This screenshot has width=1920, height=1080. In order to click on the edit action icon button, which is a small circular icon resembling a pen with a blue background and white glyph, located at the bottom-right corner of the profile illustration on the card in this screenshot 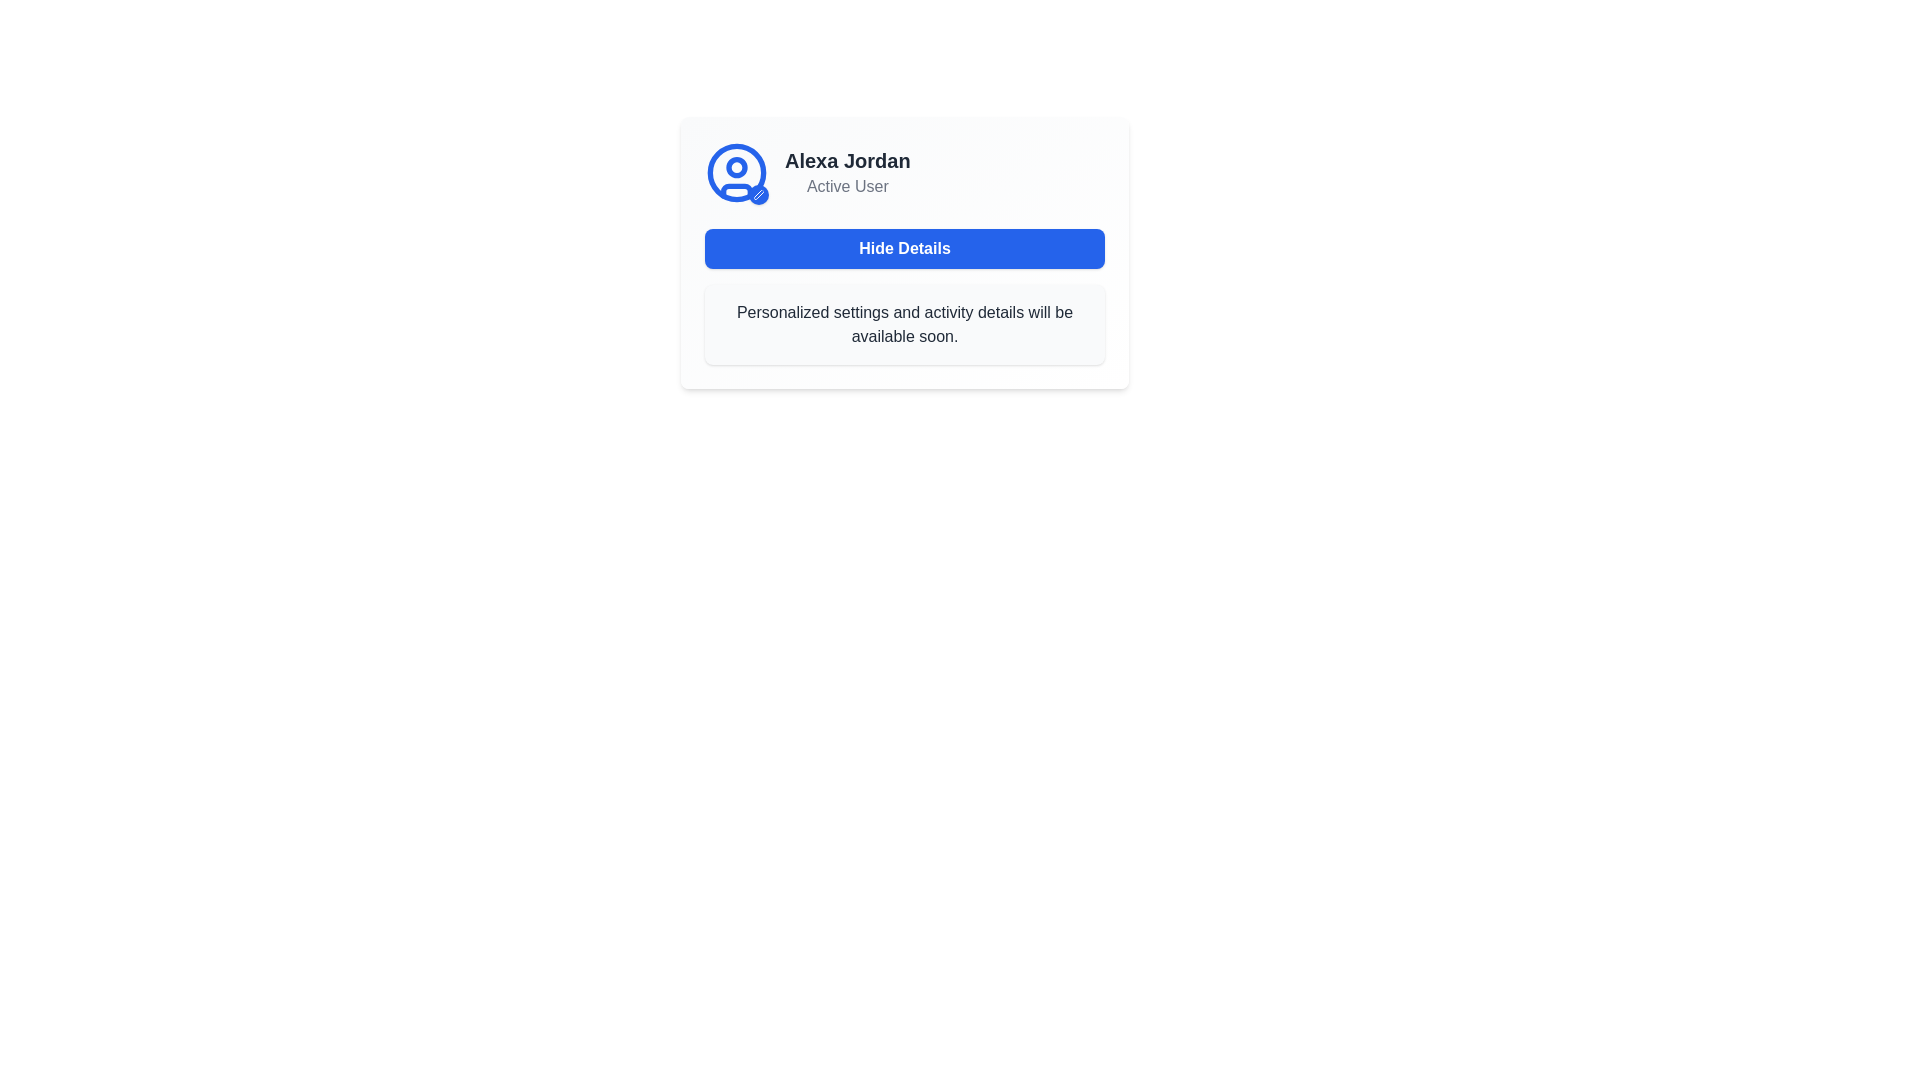, I will do `click(757, 195)`.